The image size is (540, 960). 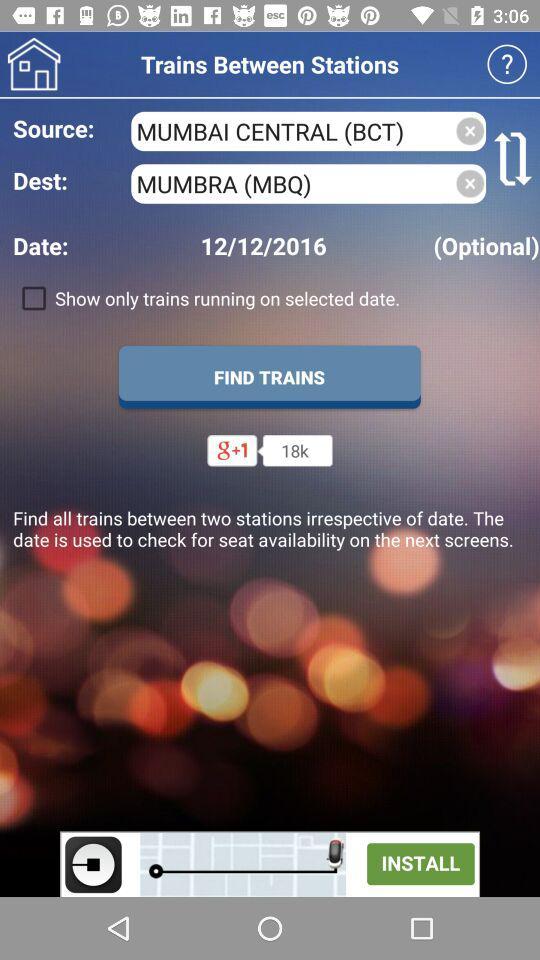 I want to click on app advertisement option, so click(x=270, y=863).